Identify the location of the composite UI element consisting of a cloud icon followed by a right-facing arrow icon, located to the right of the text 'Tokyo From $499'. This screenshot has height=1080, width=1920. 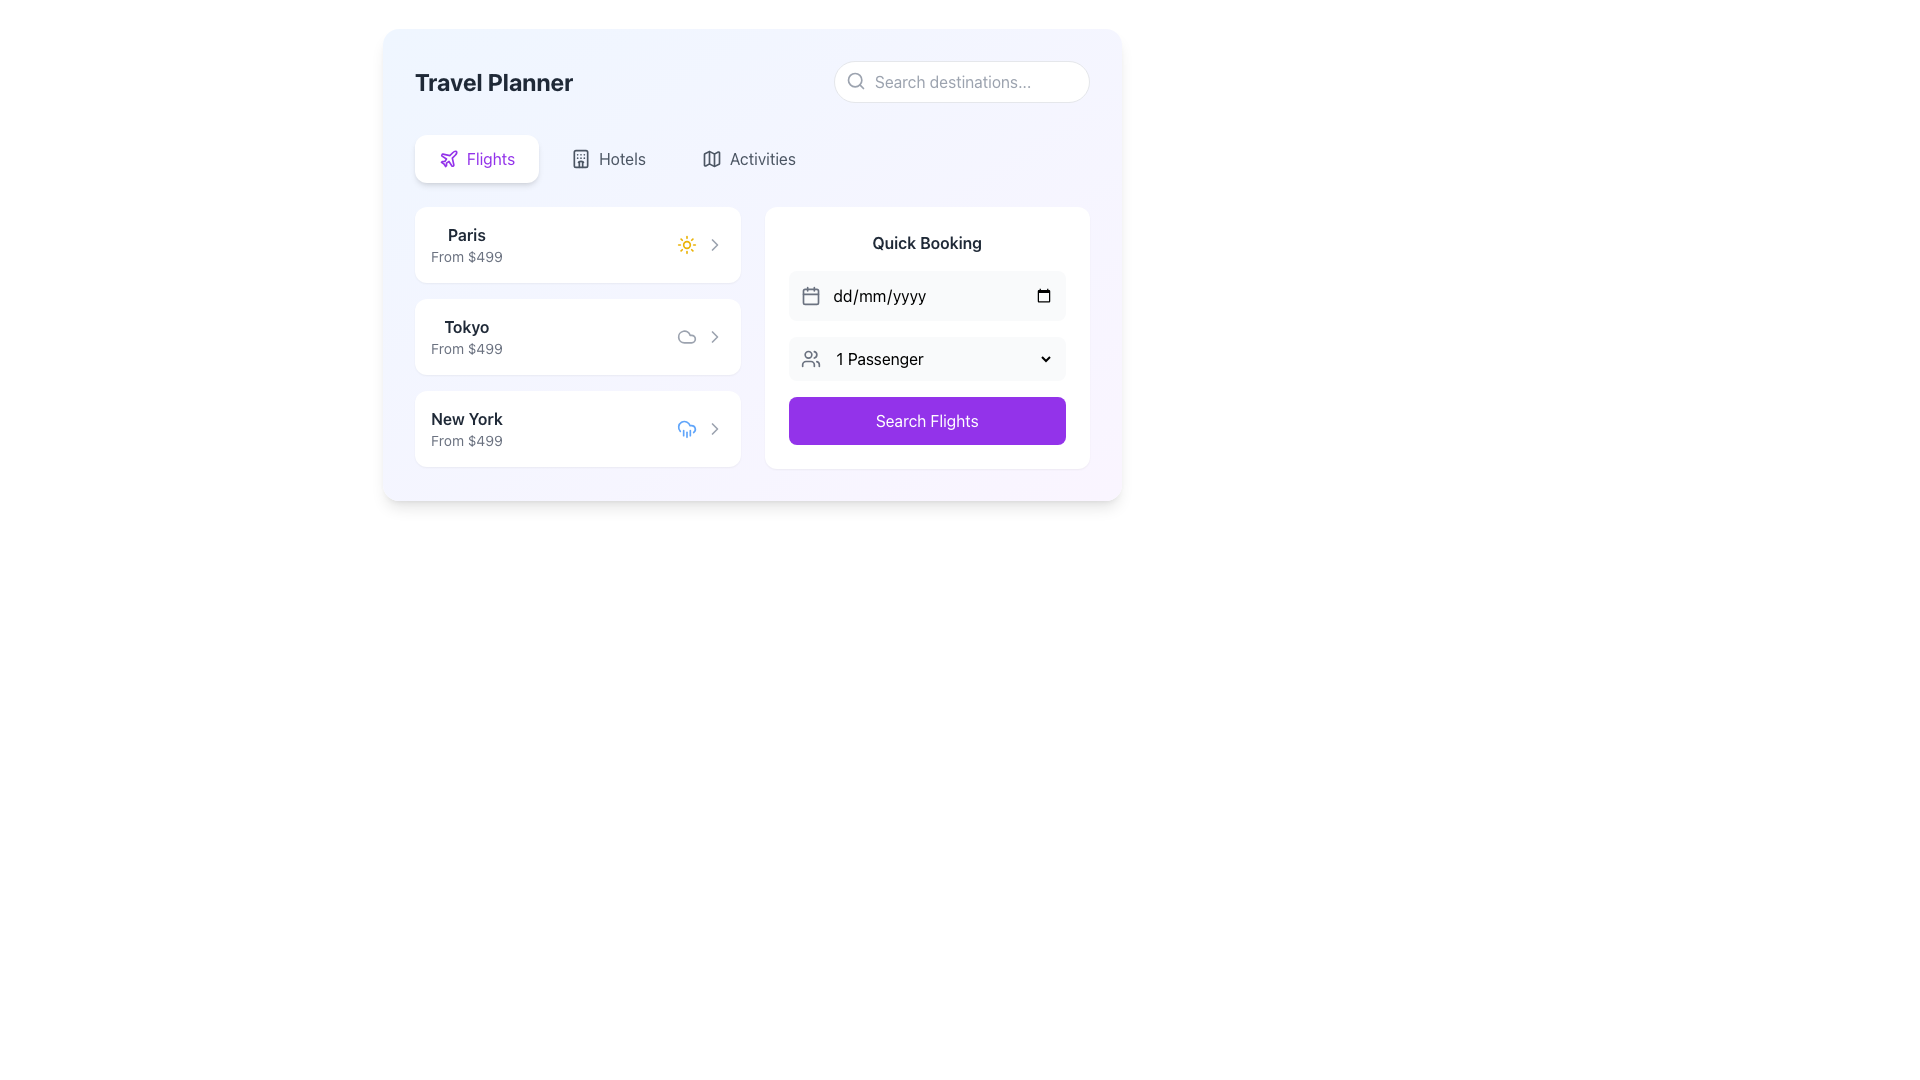
(700, 335).